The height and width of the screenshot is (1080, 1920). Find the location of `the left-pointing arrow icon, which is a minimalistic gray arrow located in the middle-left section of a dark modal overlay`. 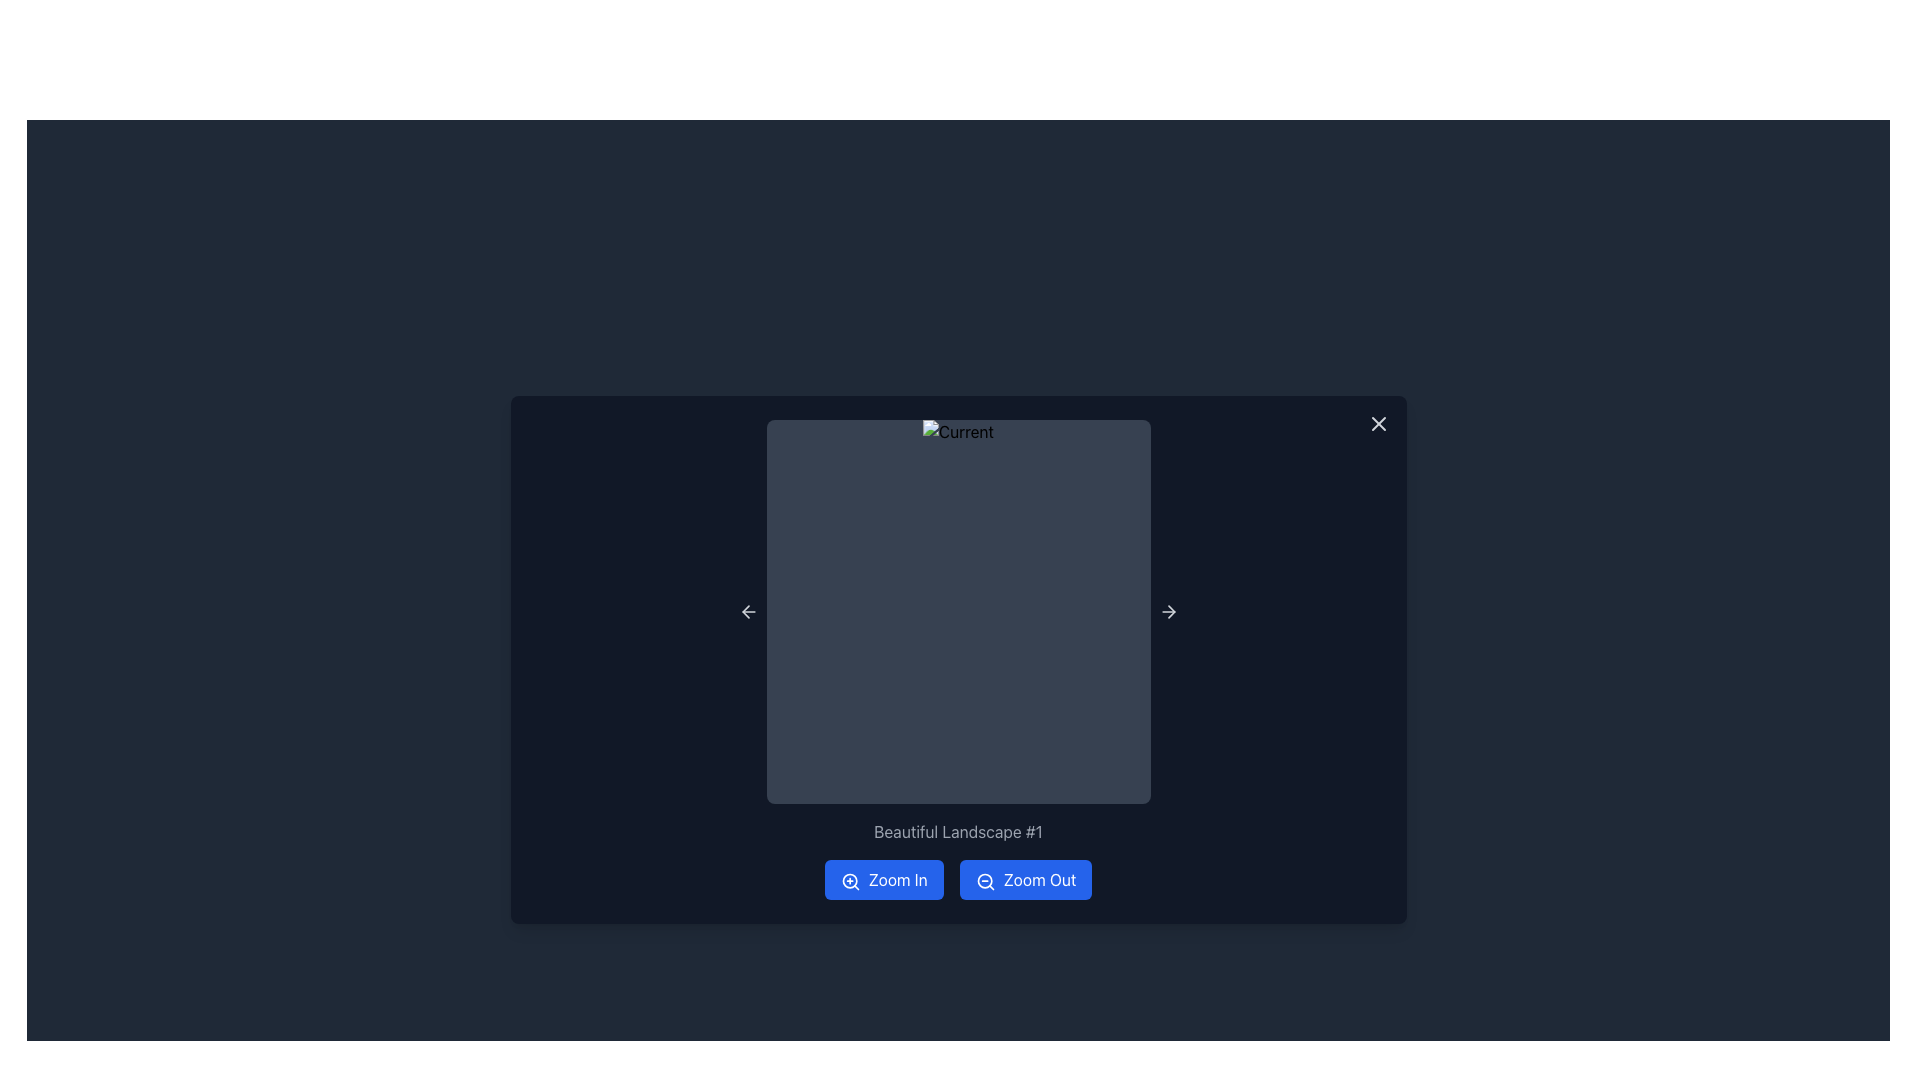

the left-pointing arrow icon, which is a minimalistic gray arrow located in the middle-left section of a dark modal overlay is located at coordinates (747, 611).